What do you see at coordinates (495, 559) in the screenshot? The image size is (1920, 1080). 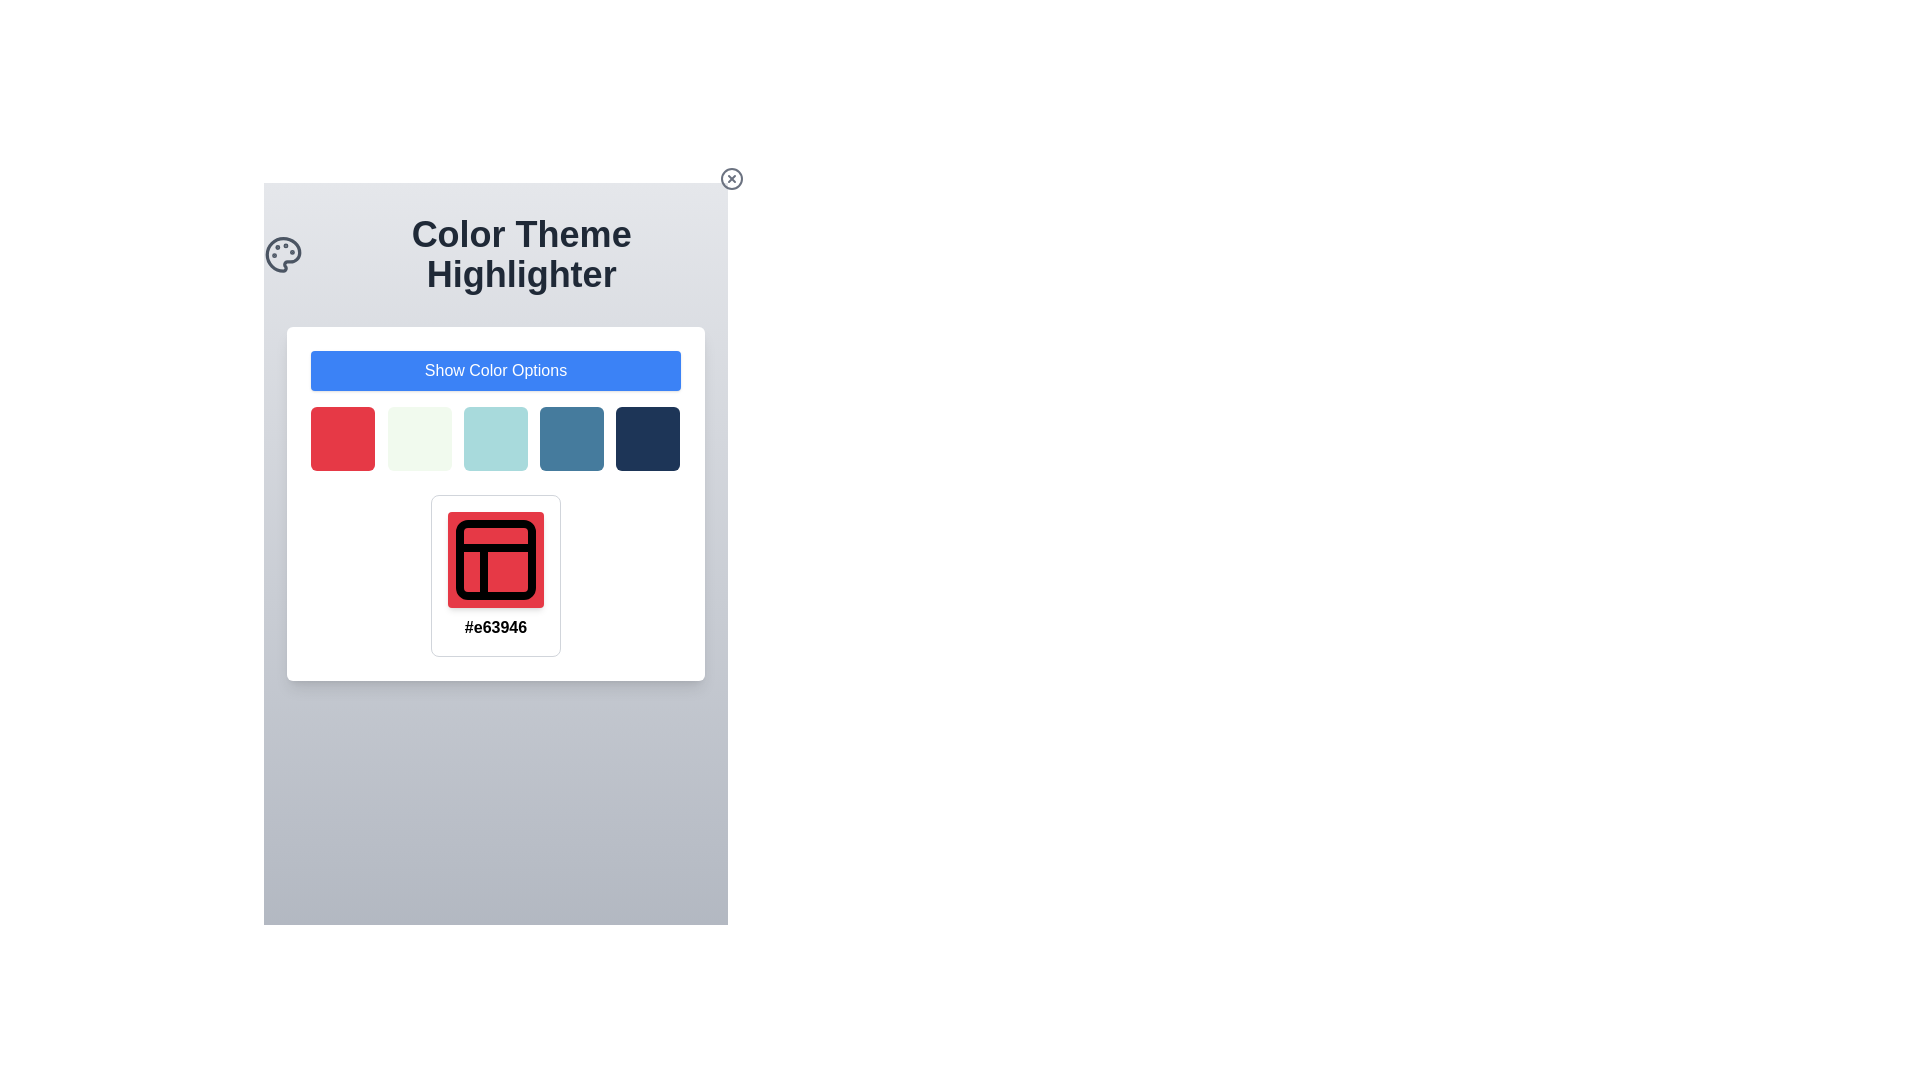 I see `the color theme icon represented by the color '#e63946', which is positioned within a white rounded rectangle above the bold text '#e63946'` at bounding box center [495, 559].